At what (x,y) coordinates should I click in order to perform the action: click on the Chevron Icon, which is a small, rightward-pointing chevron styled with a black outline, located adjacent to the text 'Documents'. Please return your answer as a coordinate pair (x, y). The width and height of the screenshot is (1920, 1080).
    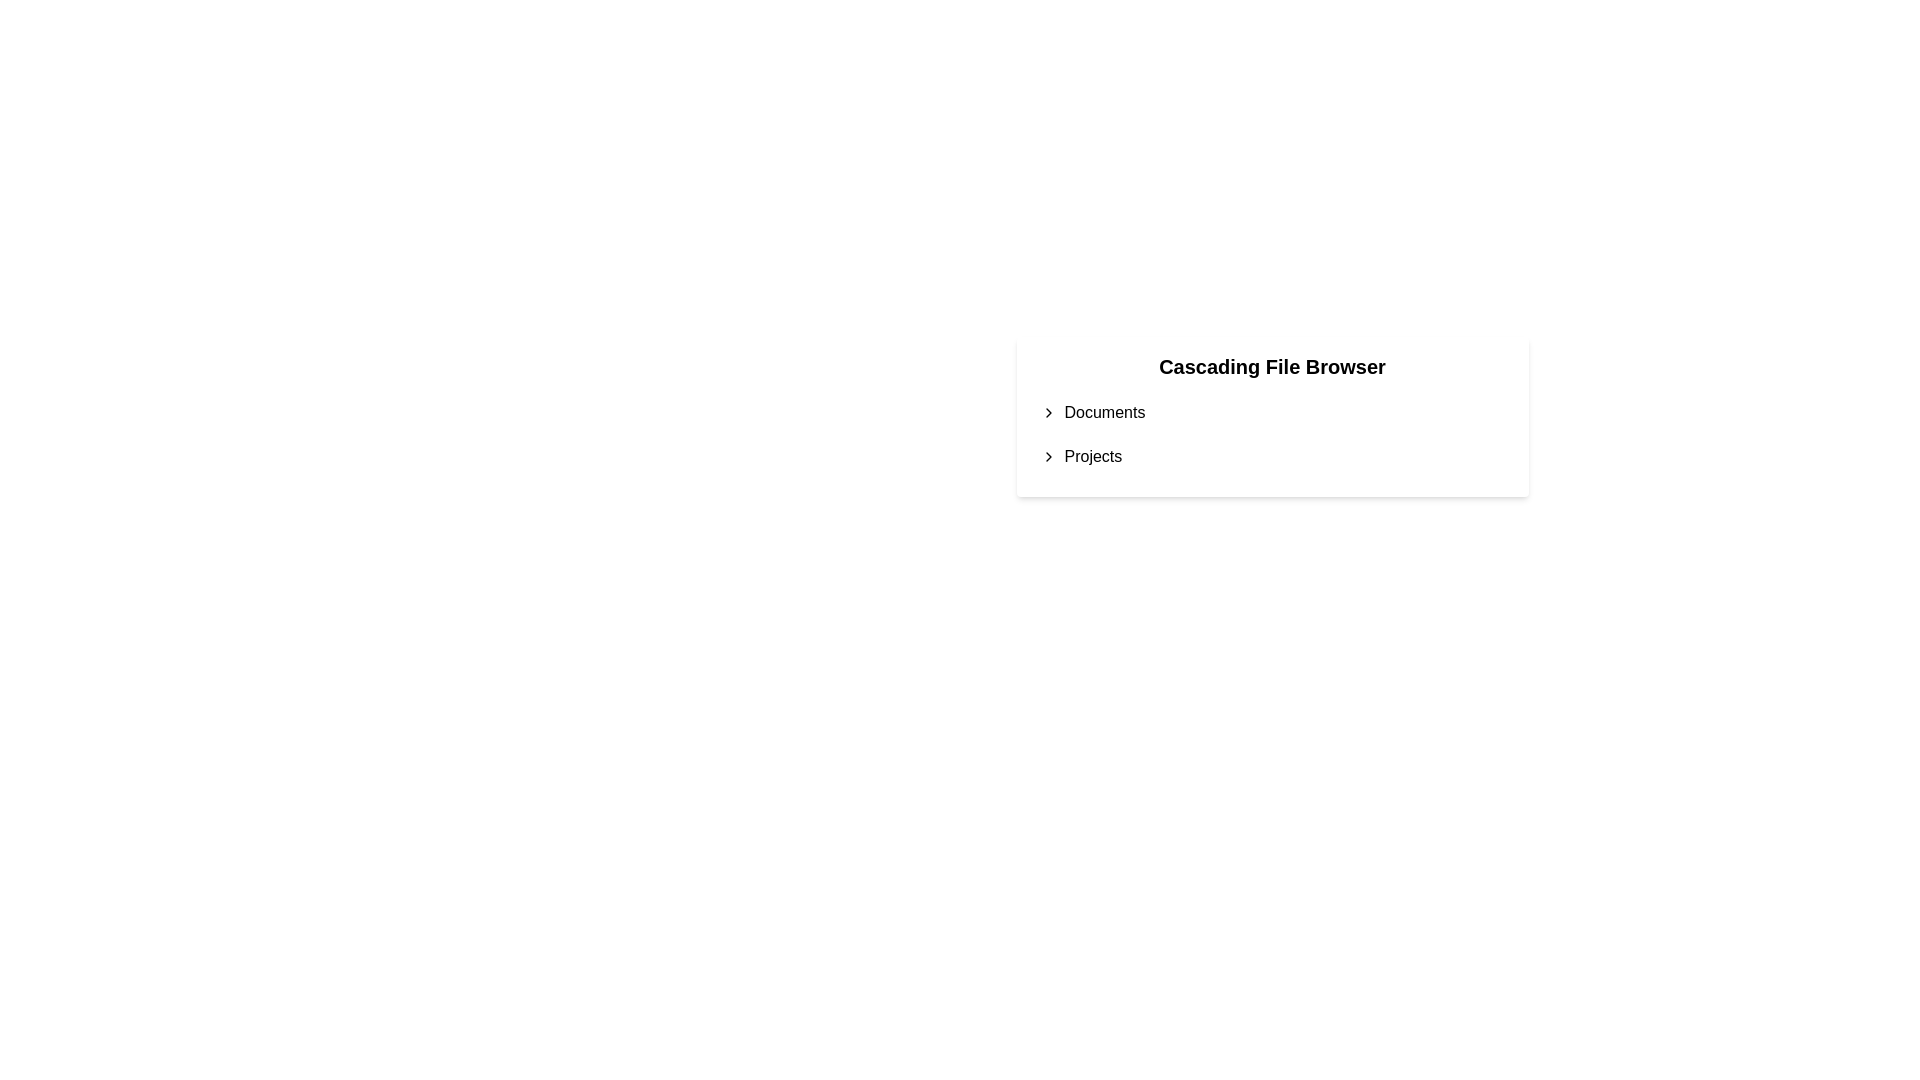
    Looking at the image, I should click on (1047, 411).